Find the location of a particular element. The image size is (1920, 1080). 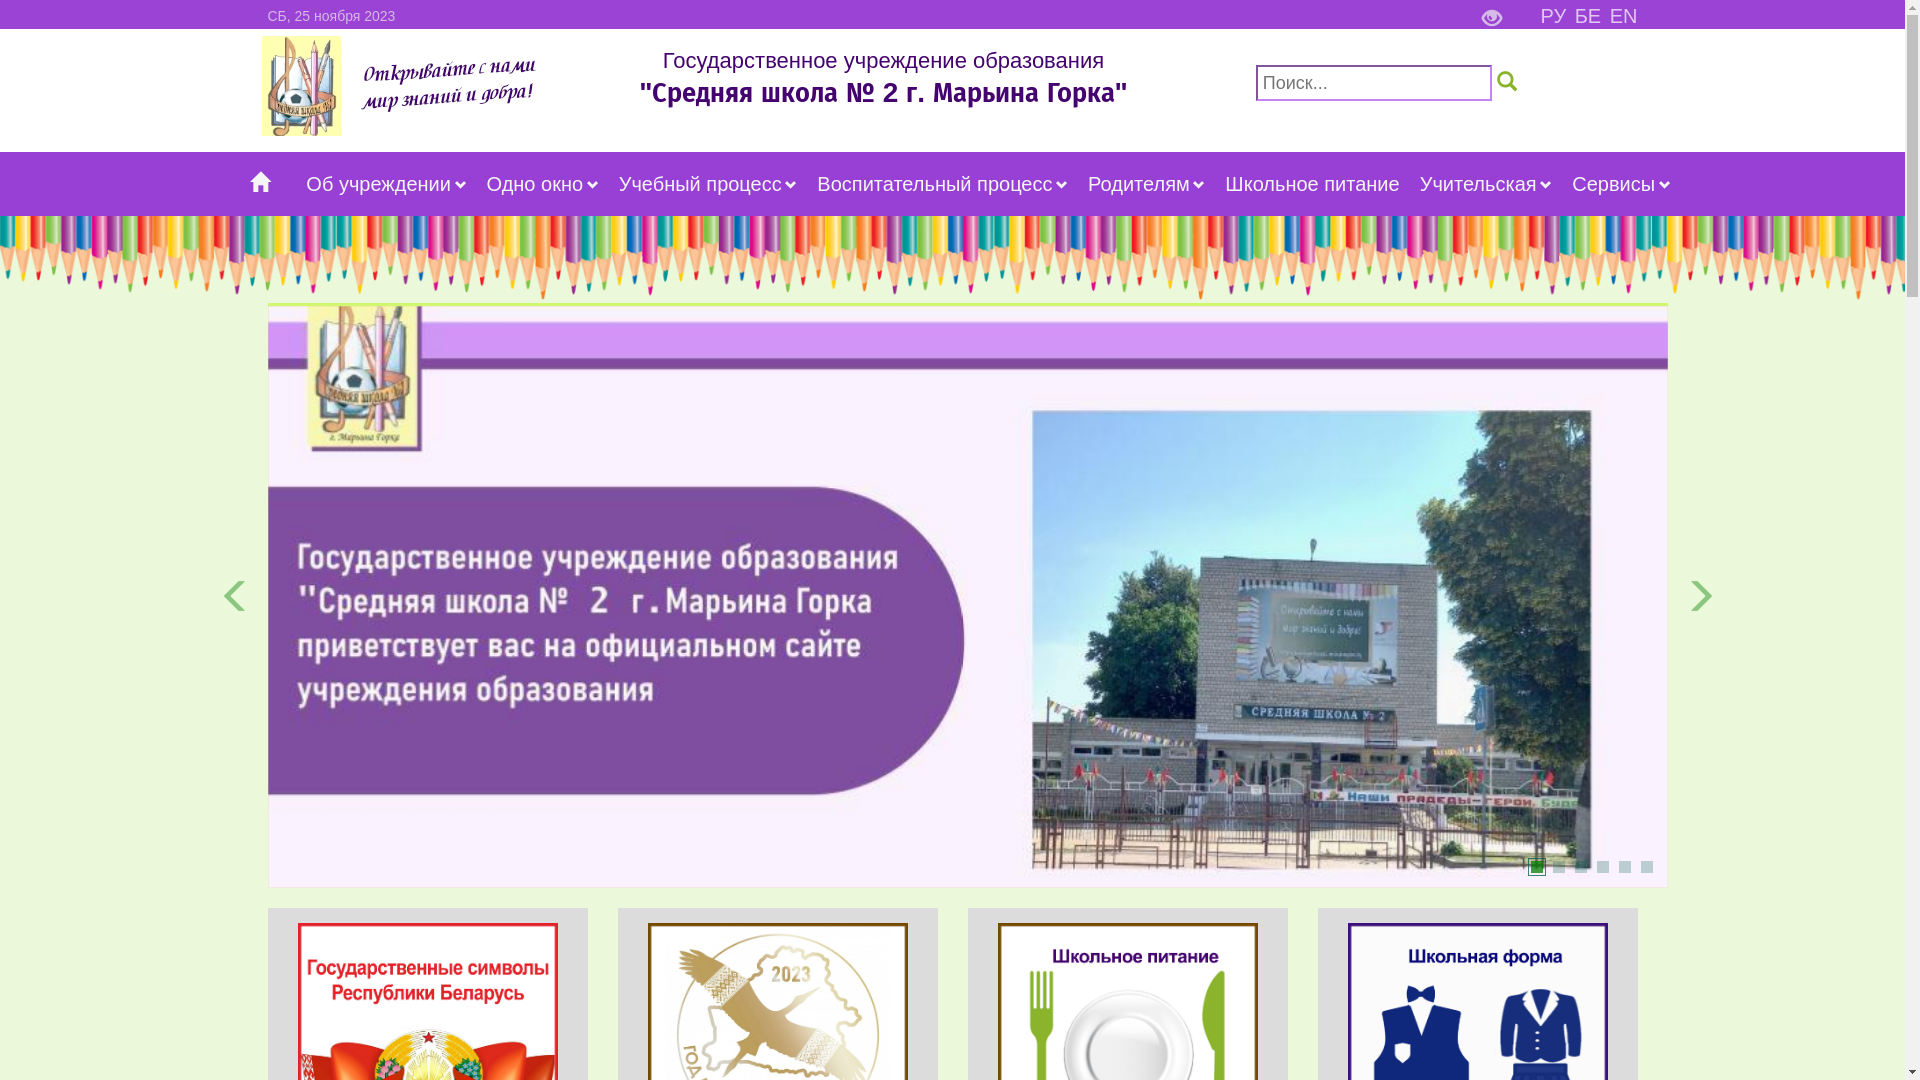

'EN' is located at coordinates (1623, 15).